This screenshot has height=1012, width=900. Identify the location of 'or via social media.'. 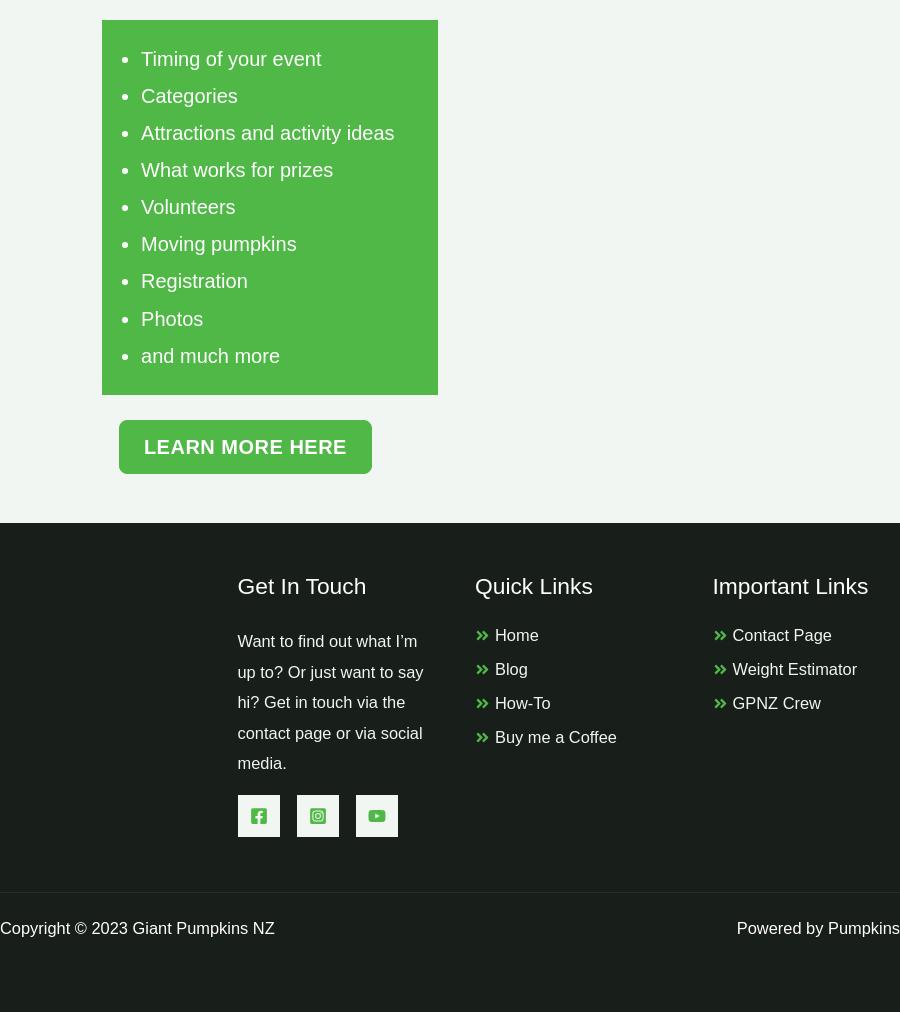
(328, 747).